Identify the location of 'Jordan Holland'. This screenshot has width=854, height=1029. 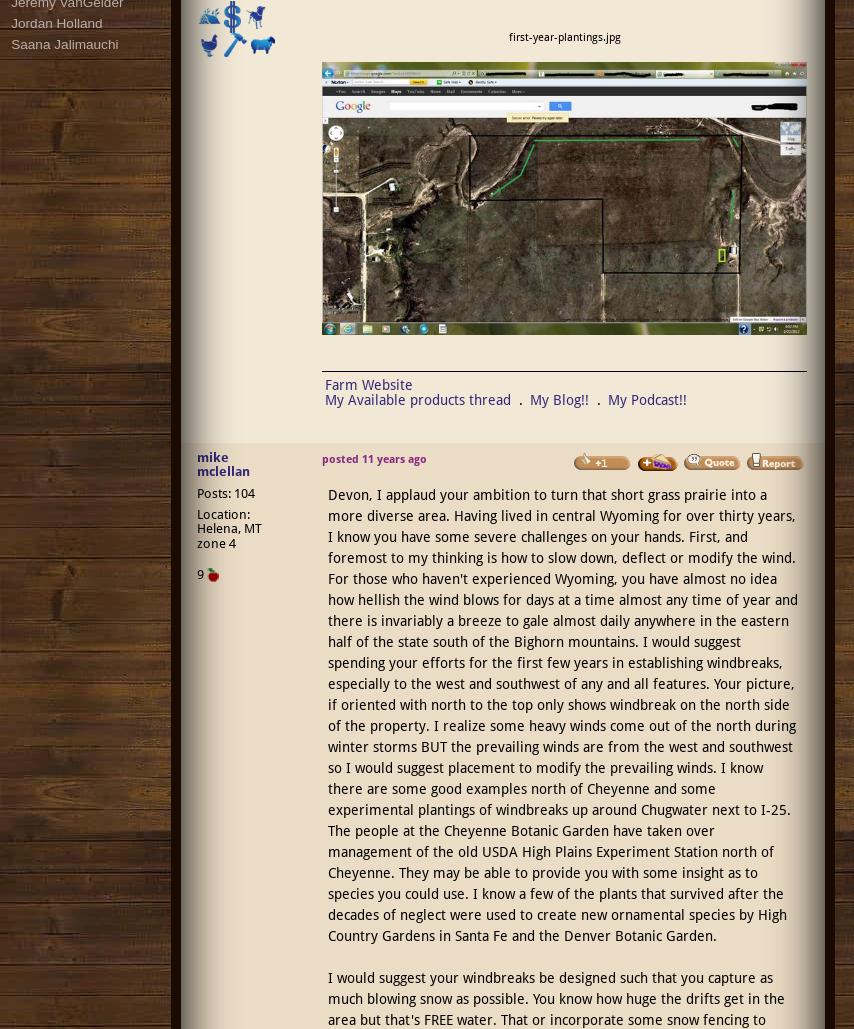
(10, 22).